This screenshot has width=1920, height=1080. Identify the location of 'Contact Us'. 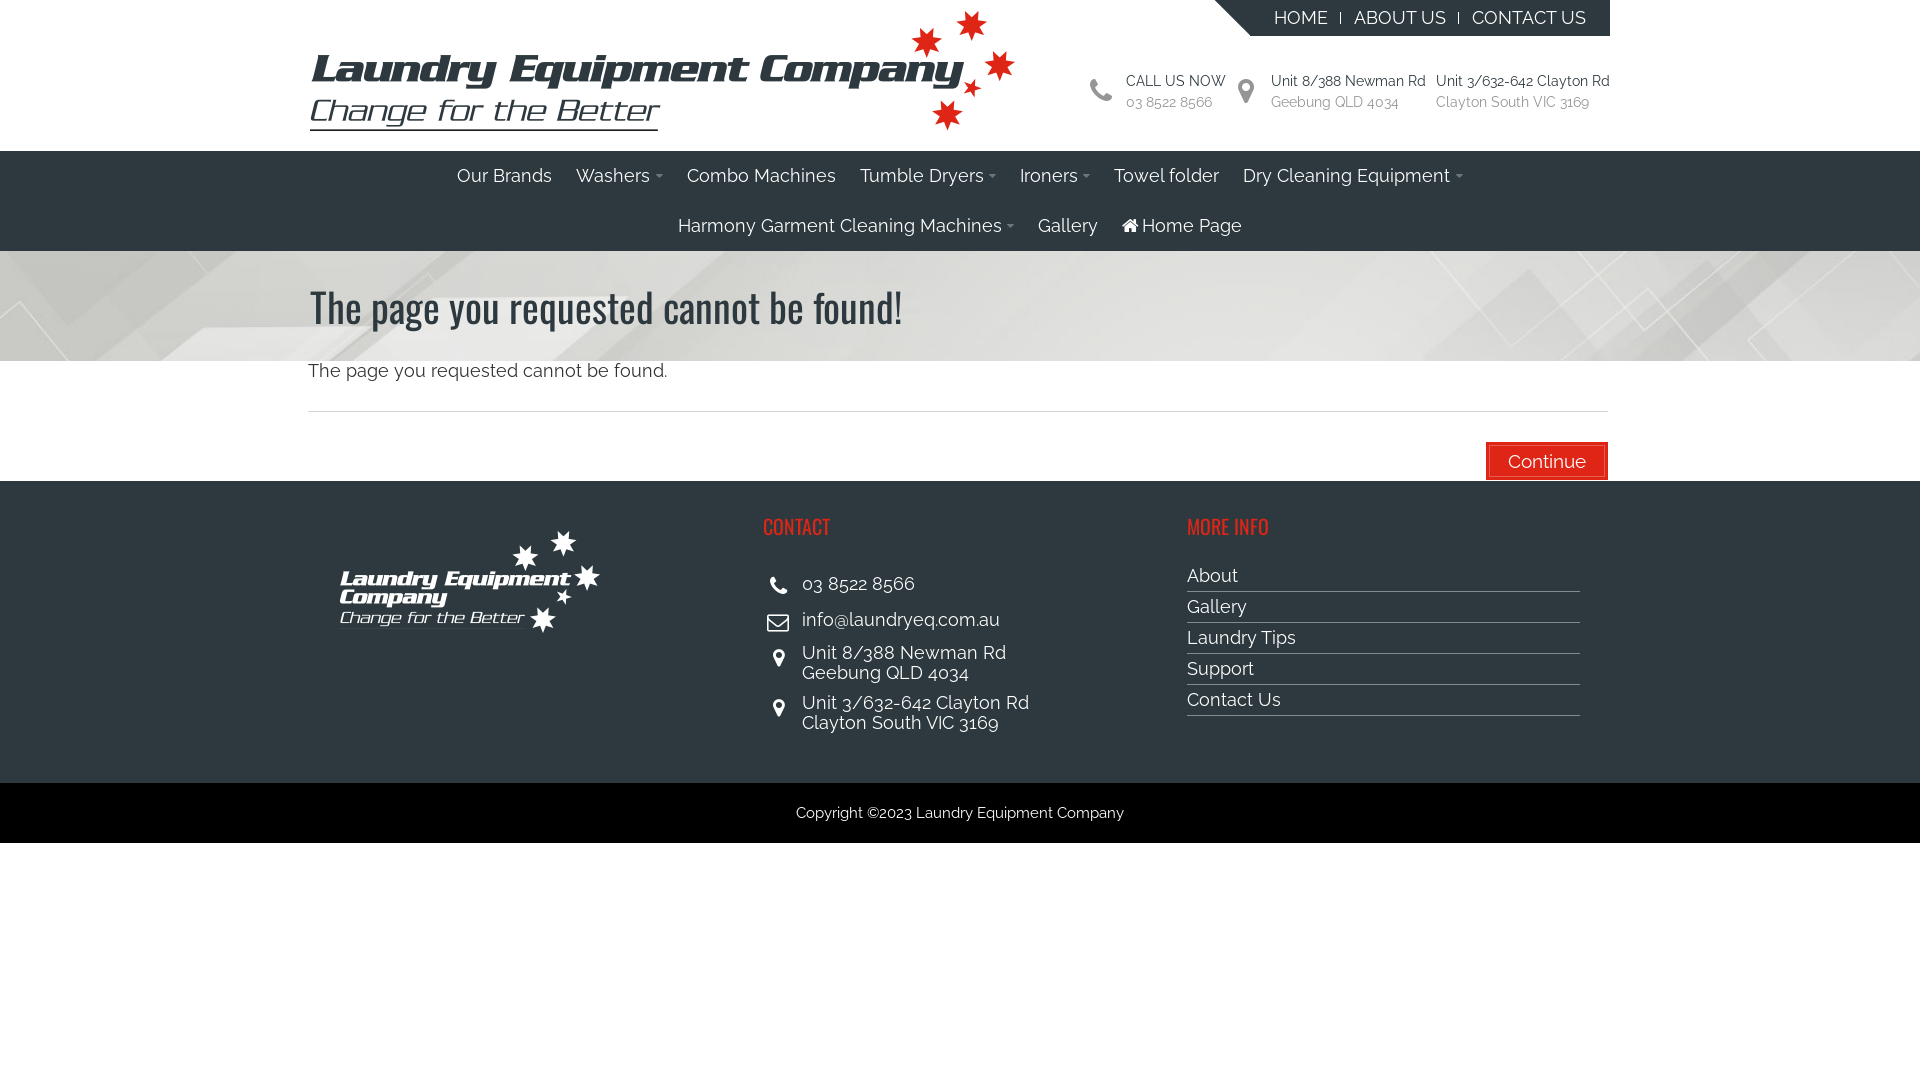
(1382, 699).